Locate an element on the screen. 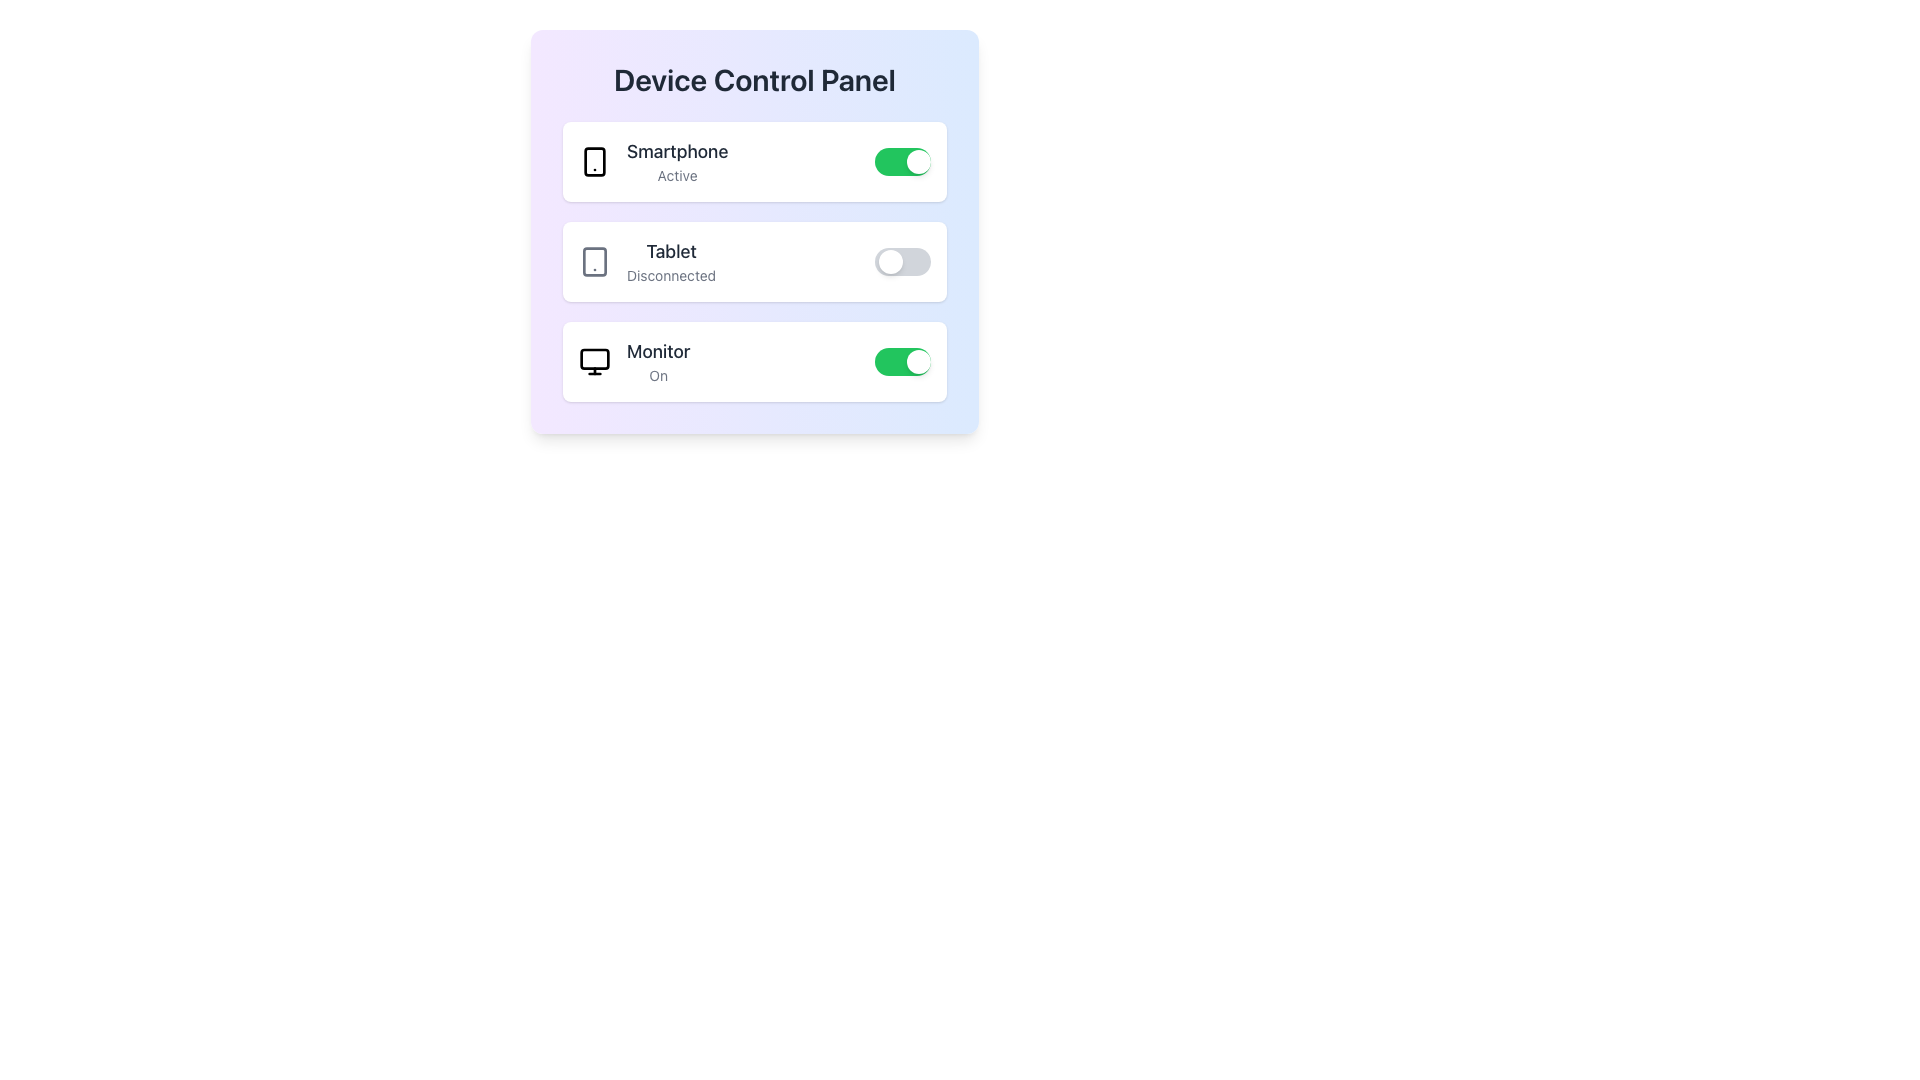  the toggle switch of the 'Smartphone' device control entry in the Device Control Panel to change its status from Active is located at coordinates (753, 161).